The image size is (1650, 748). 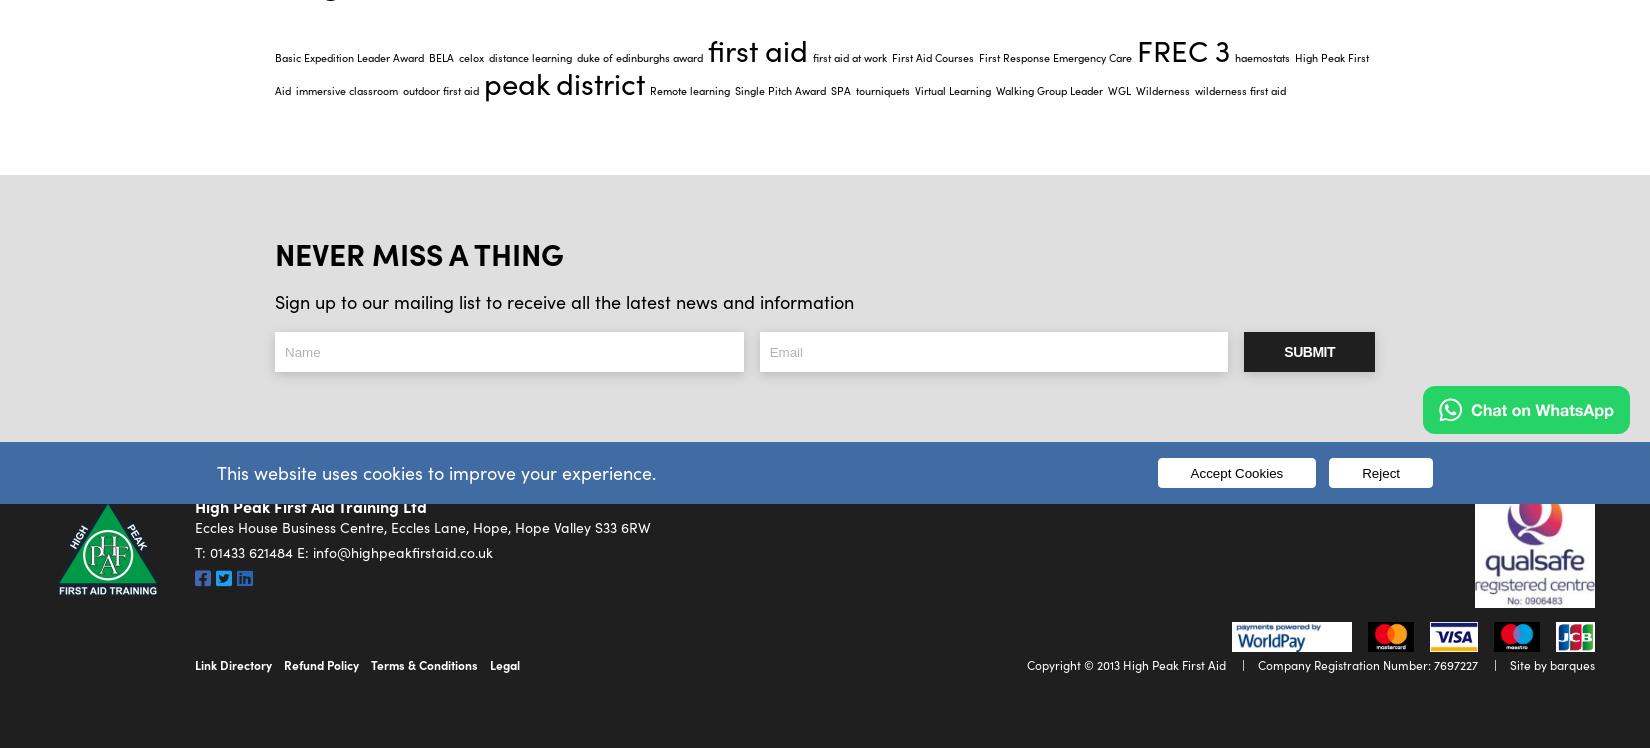 I want to click on 'Wilderness', so click(x=1136, y=88).